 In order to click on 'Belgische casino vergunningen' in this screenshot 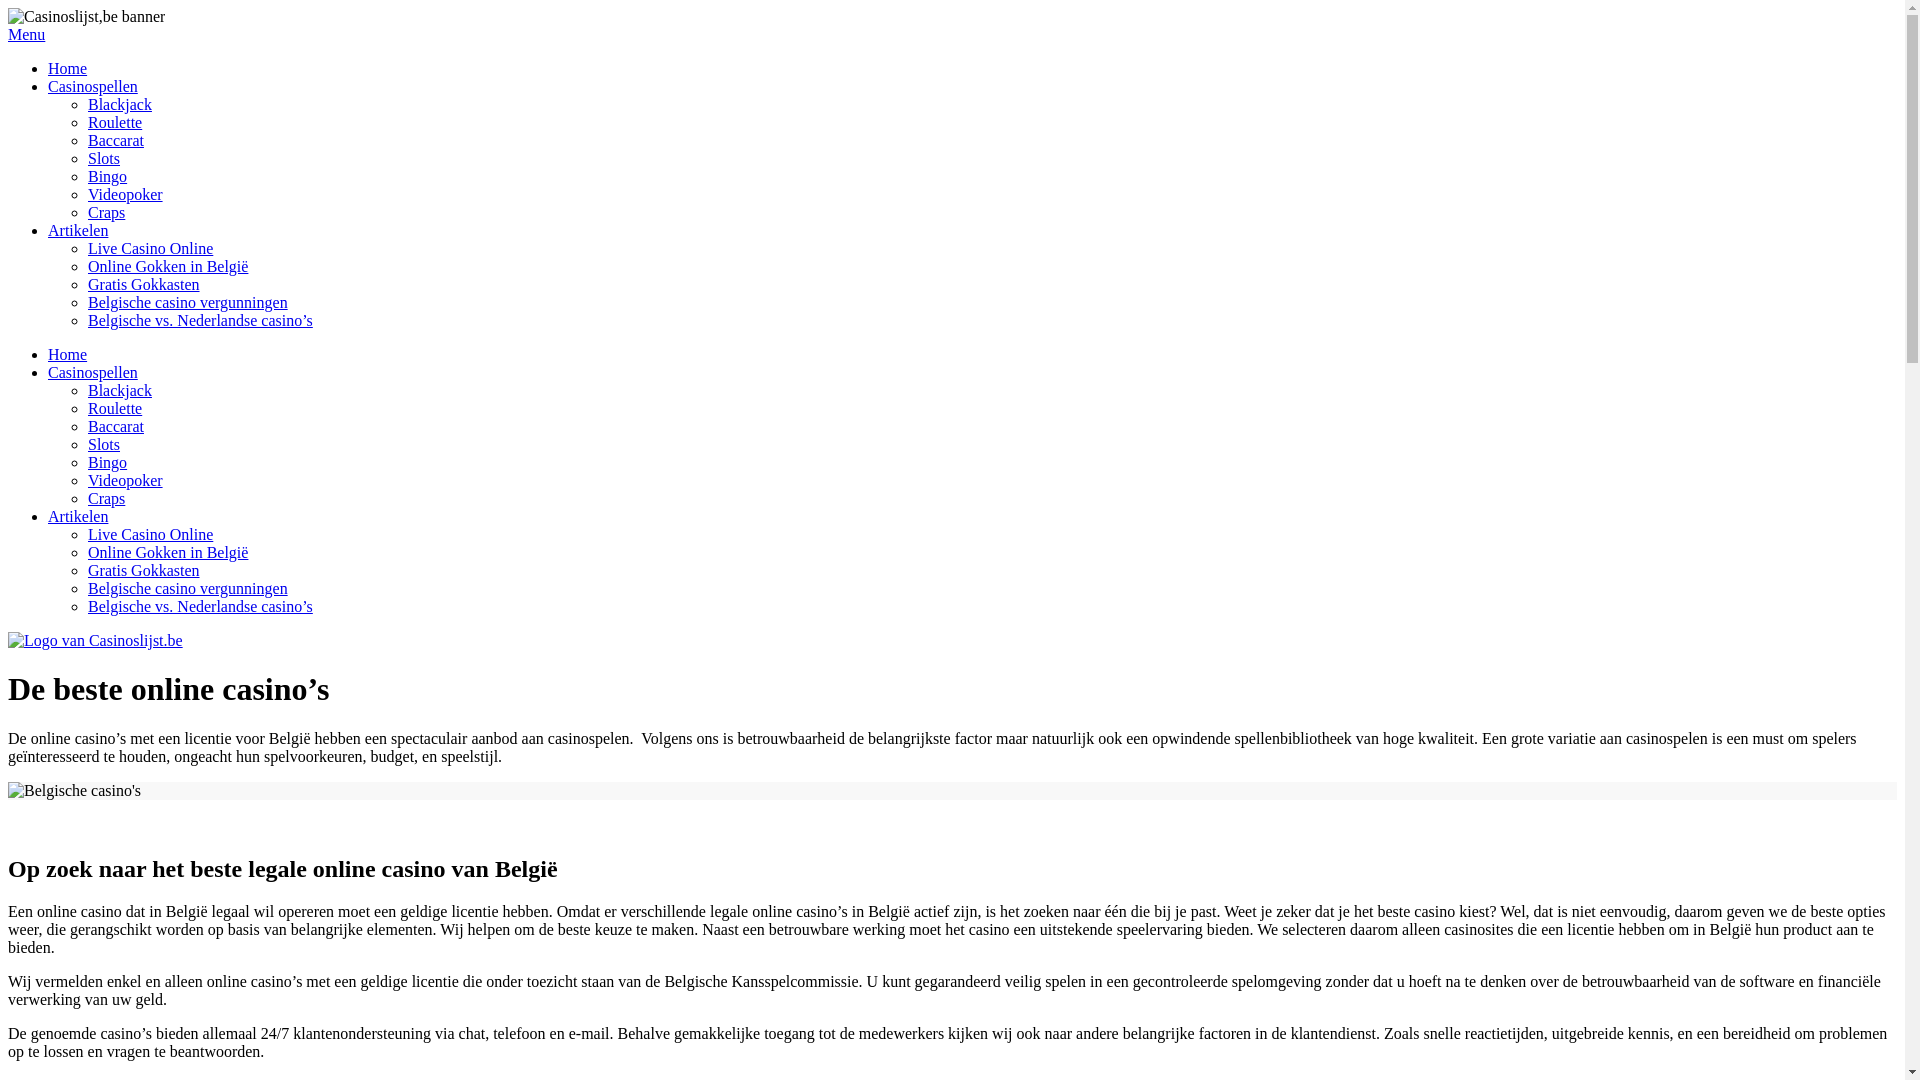, I will do `click(187, 302)`.